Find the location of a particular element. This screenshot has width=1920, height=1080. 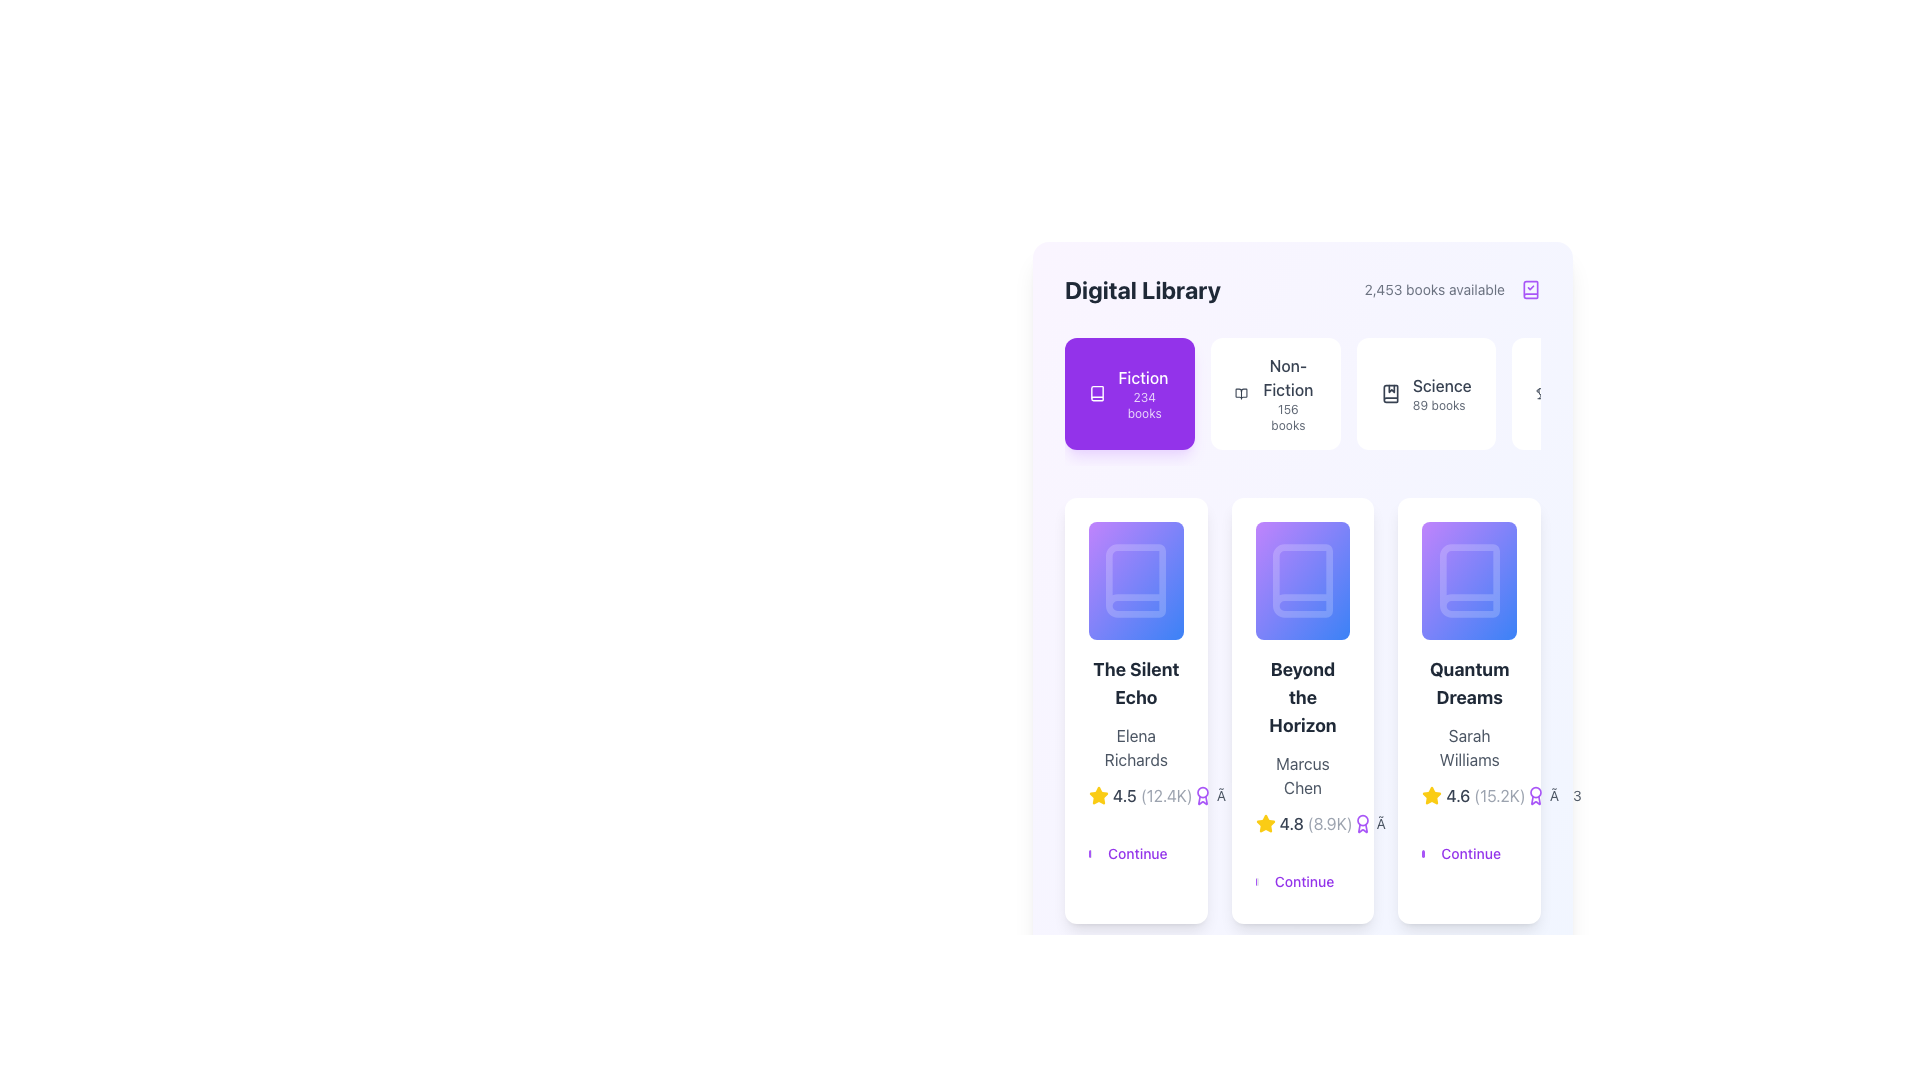

the Rating display component located at the bottom-center of the 'Quantum Dreams' card in the library grid interface is located at coordinates (1473, 795).